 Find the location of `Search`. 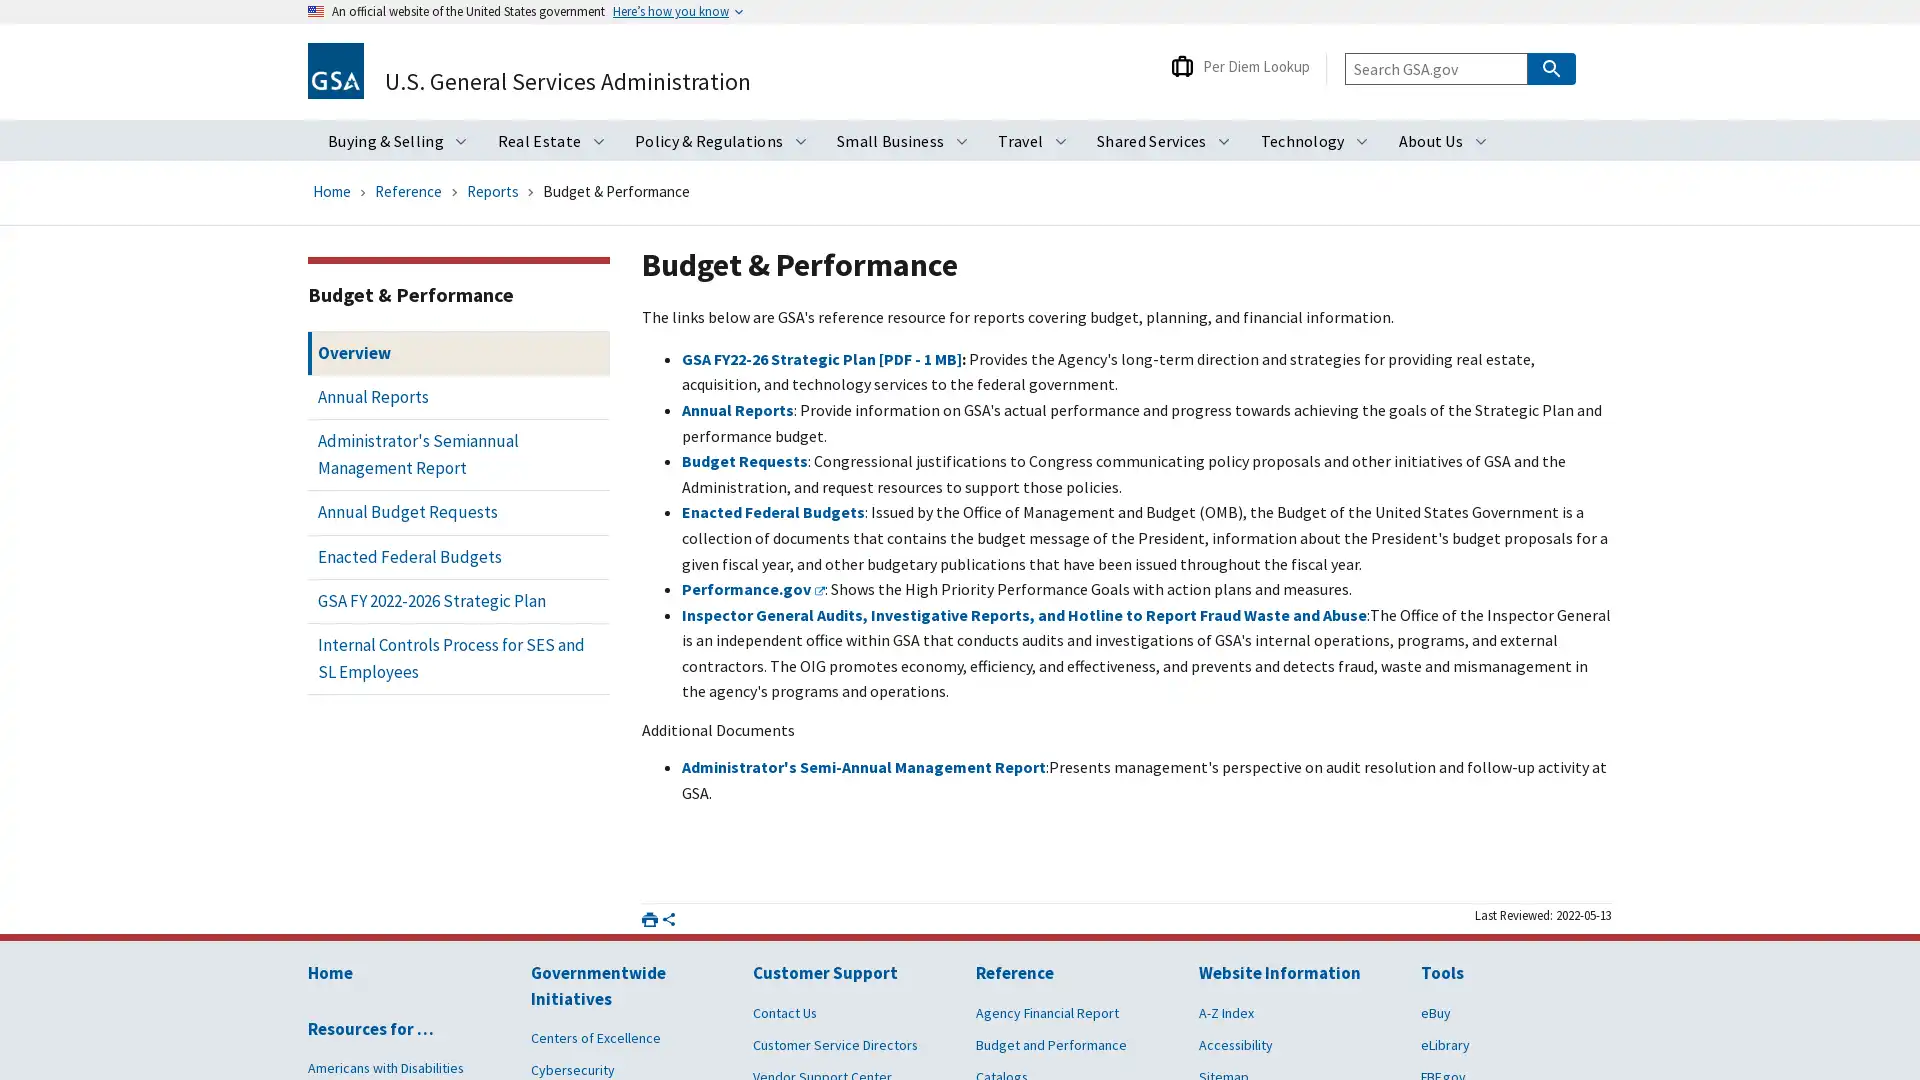

Search is located at coordinates (1550, 68).